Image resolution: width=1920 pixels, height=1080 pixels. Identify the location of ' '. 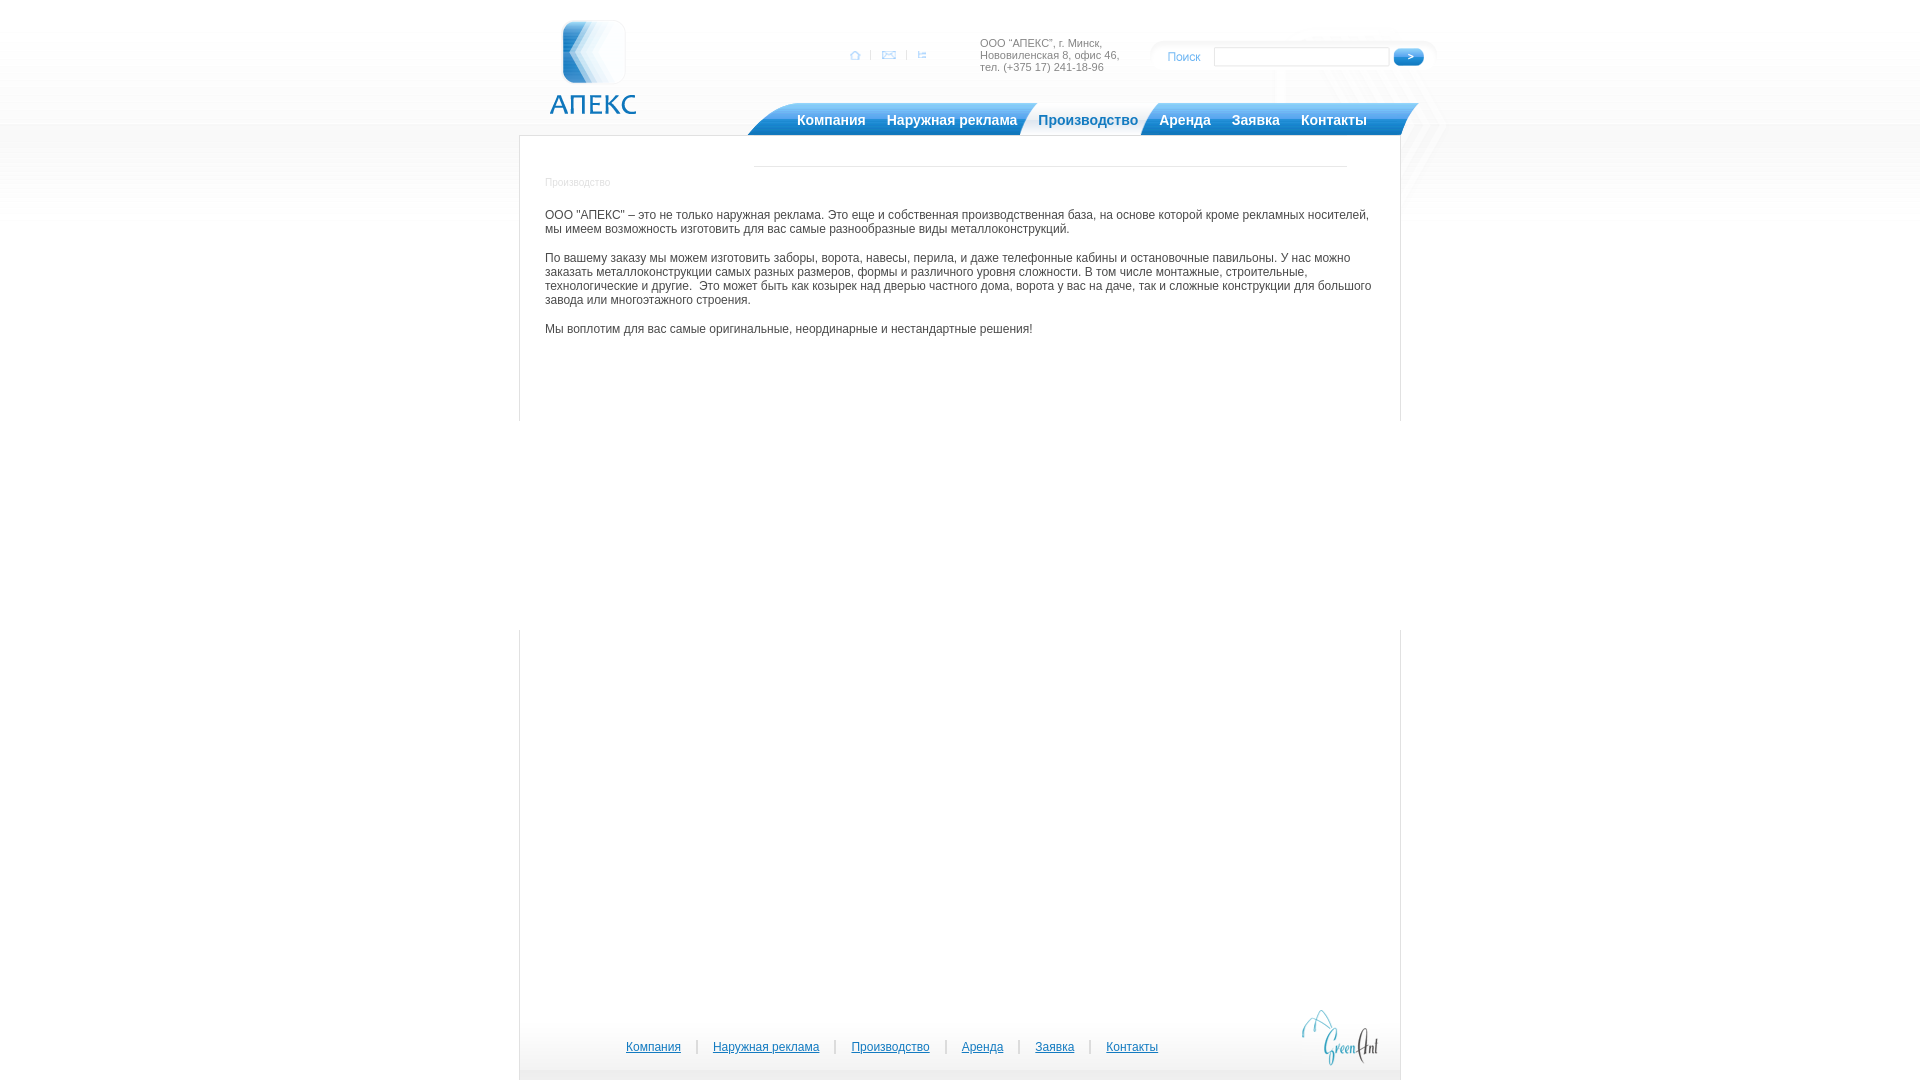
(856, 53).